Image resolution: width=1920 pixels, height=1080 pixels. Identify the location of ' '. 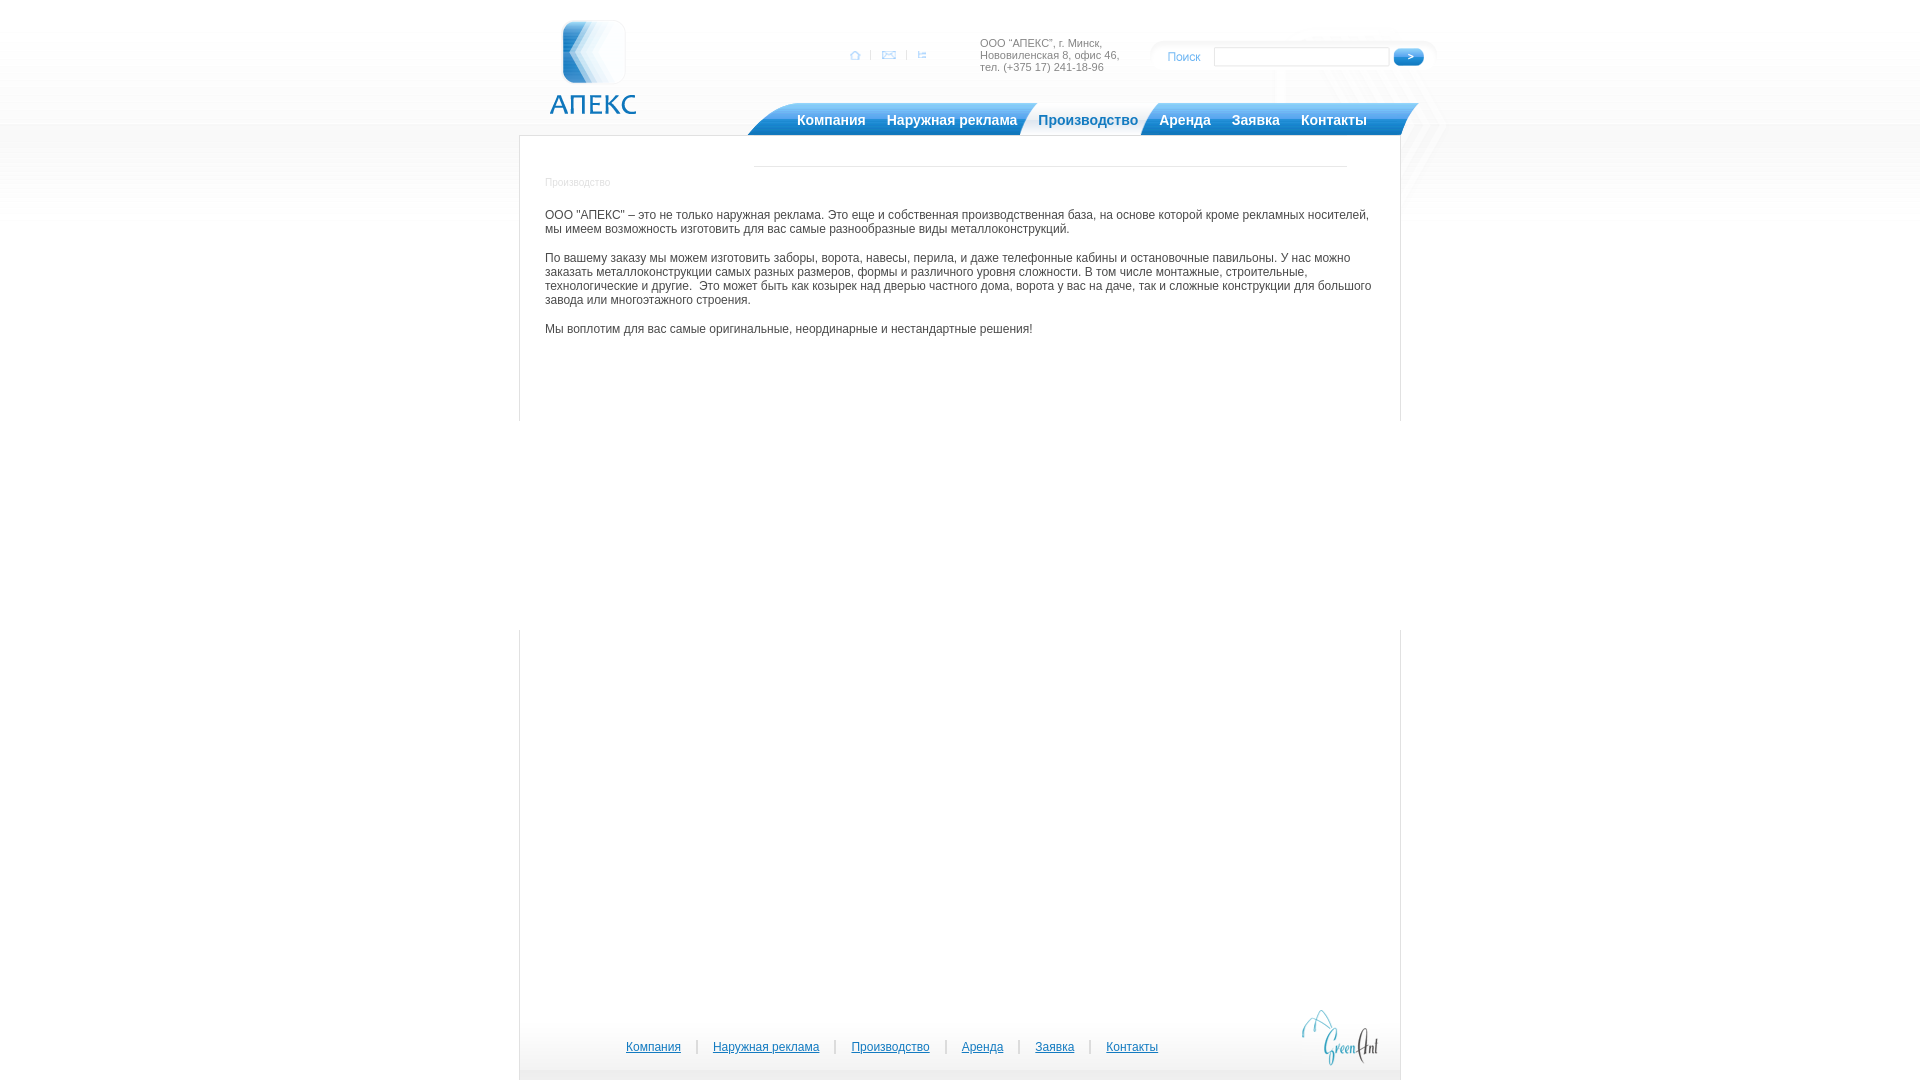
(856, 53).